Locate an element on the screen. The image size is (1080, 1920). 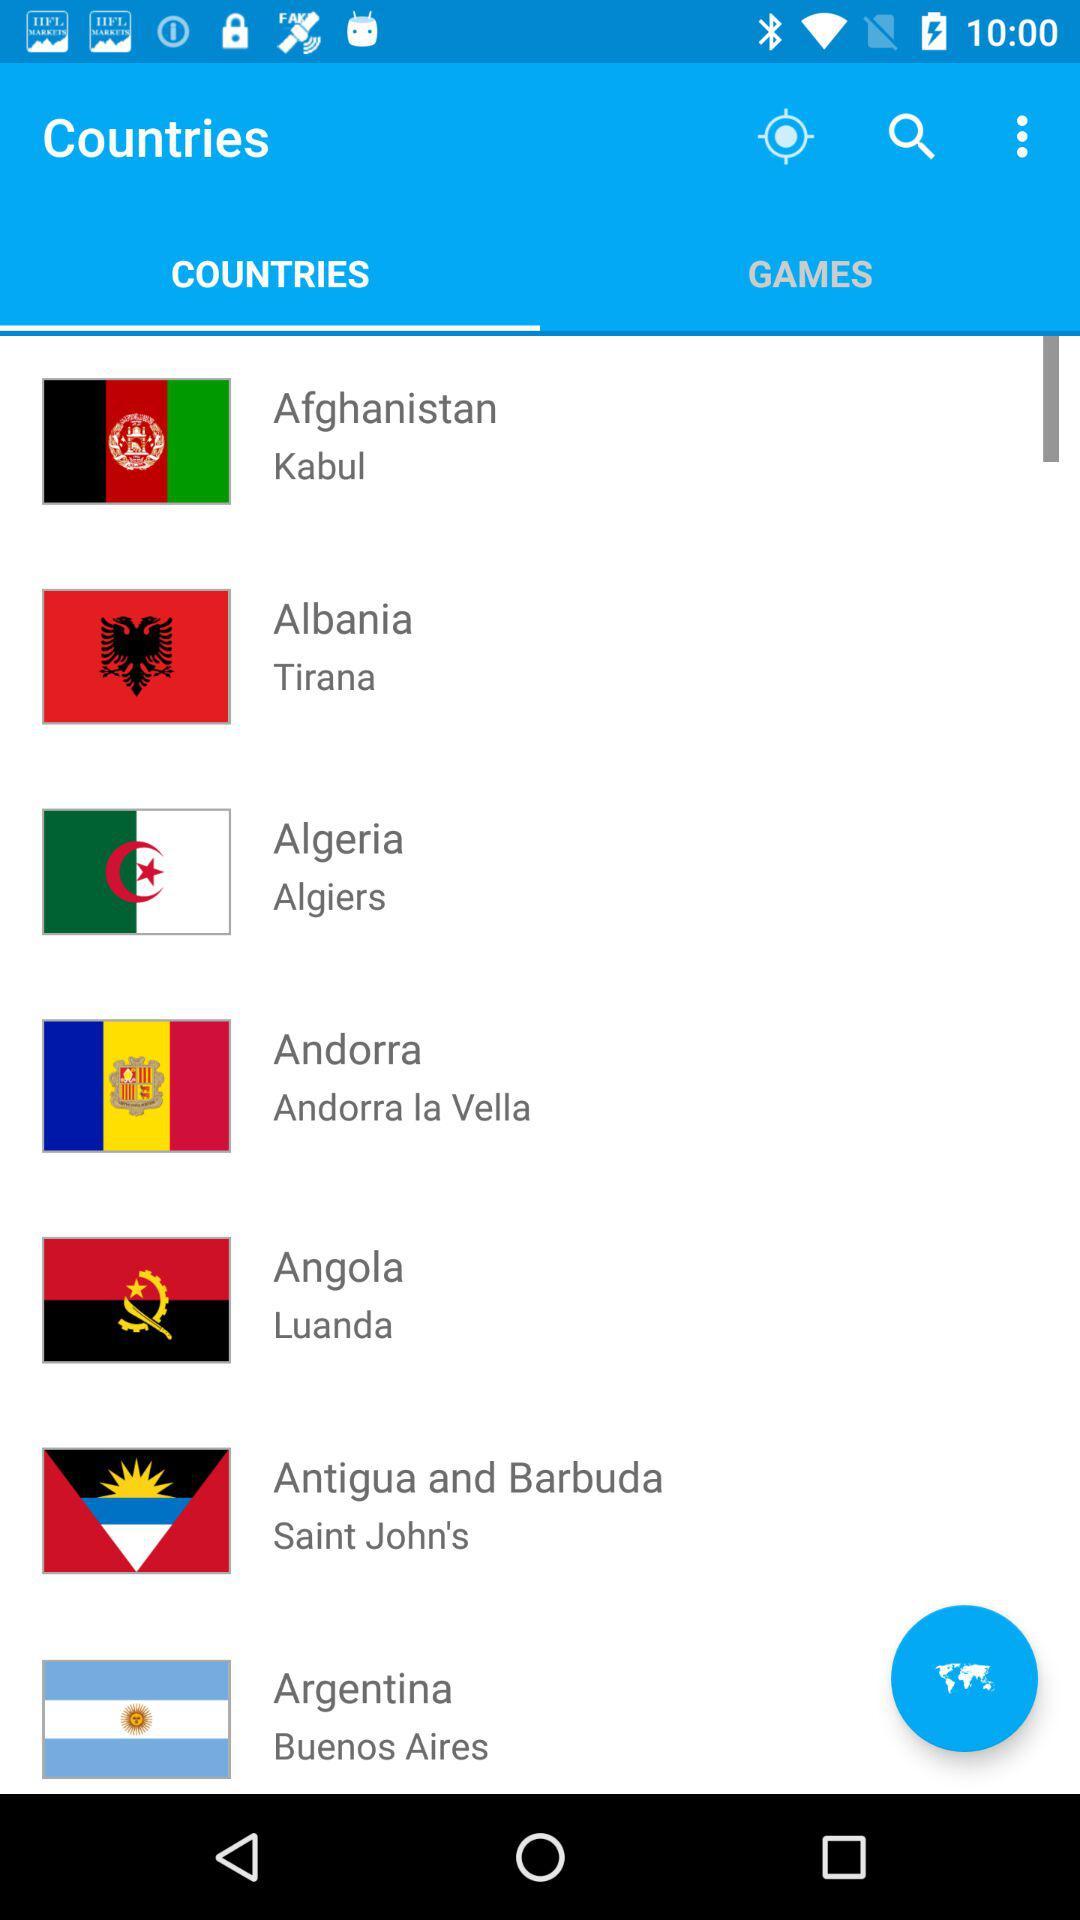
icon above antigua and barbuda icon is located at coordinates (332, 1349).